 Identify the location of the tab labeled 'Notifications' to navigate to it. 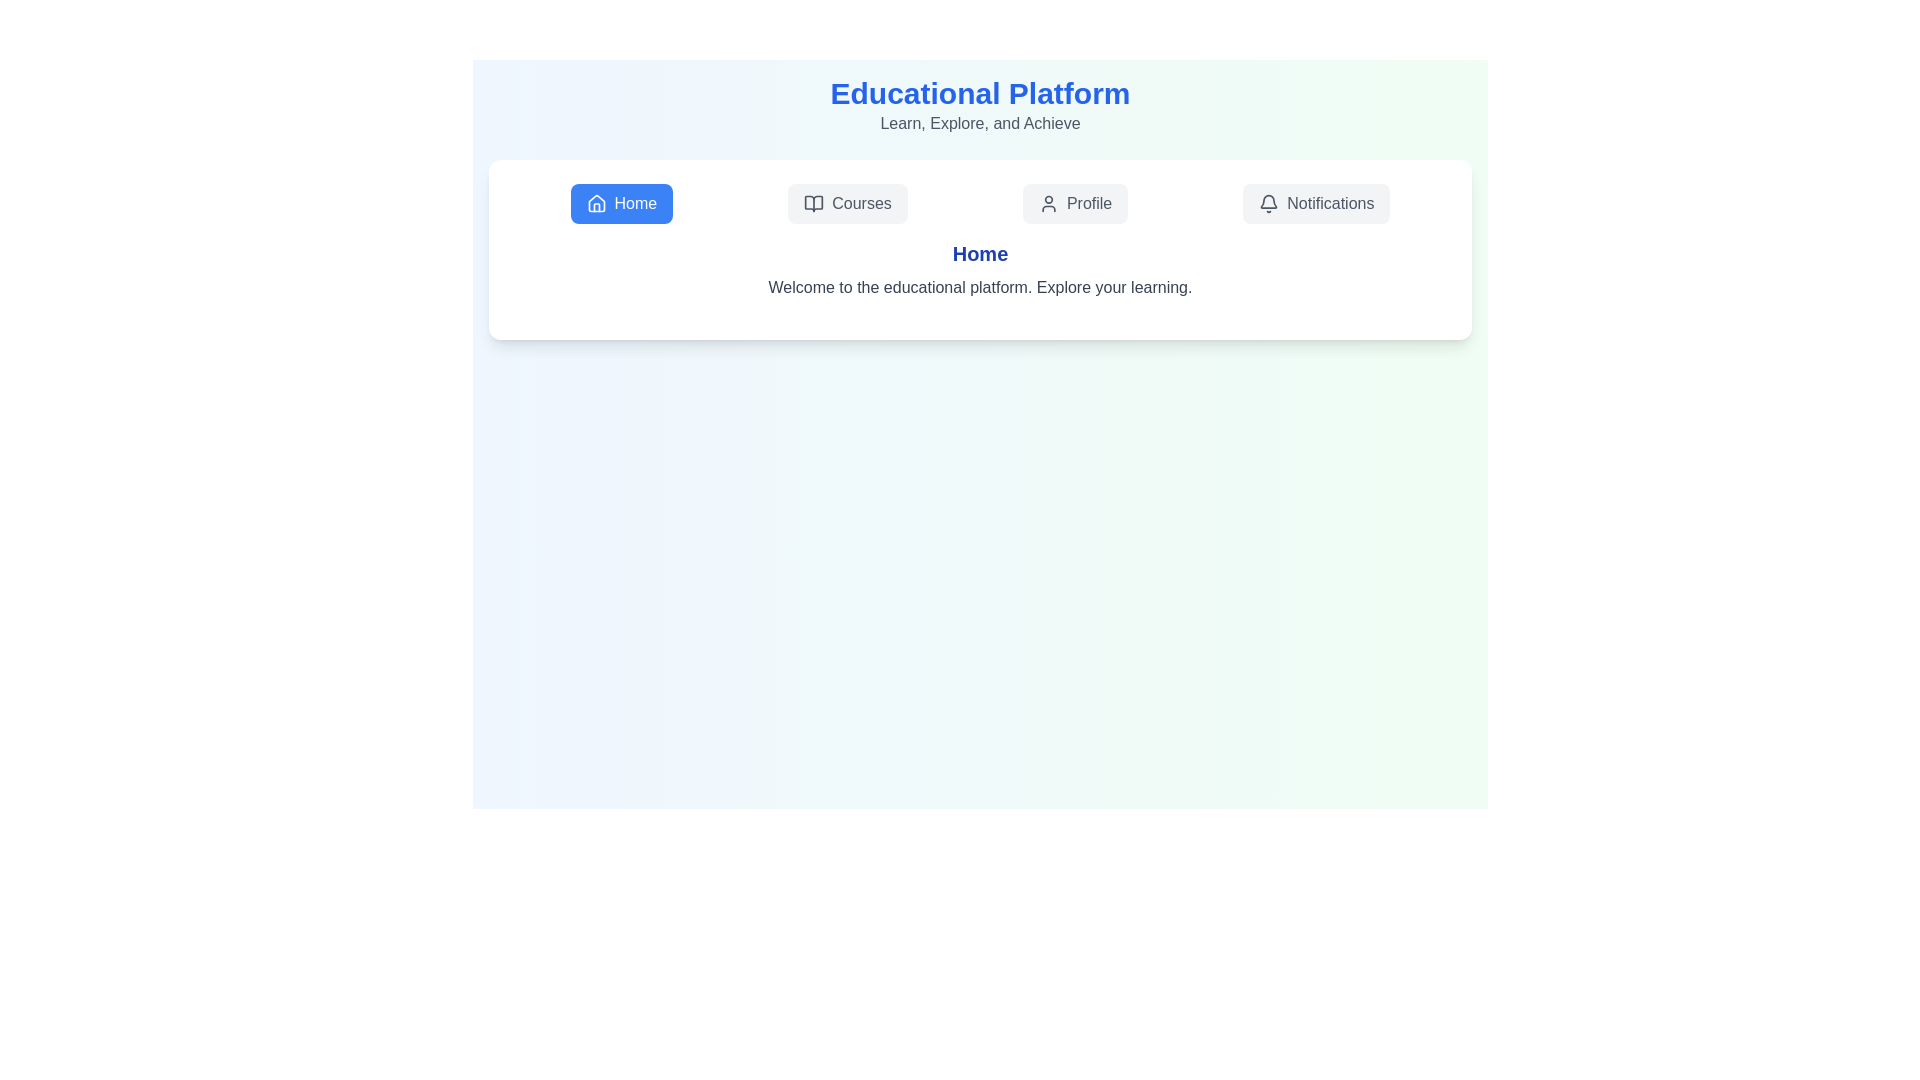
(1316, 204).